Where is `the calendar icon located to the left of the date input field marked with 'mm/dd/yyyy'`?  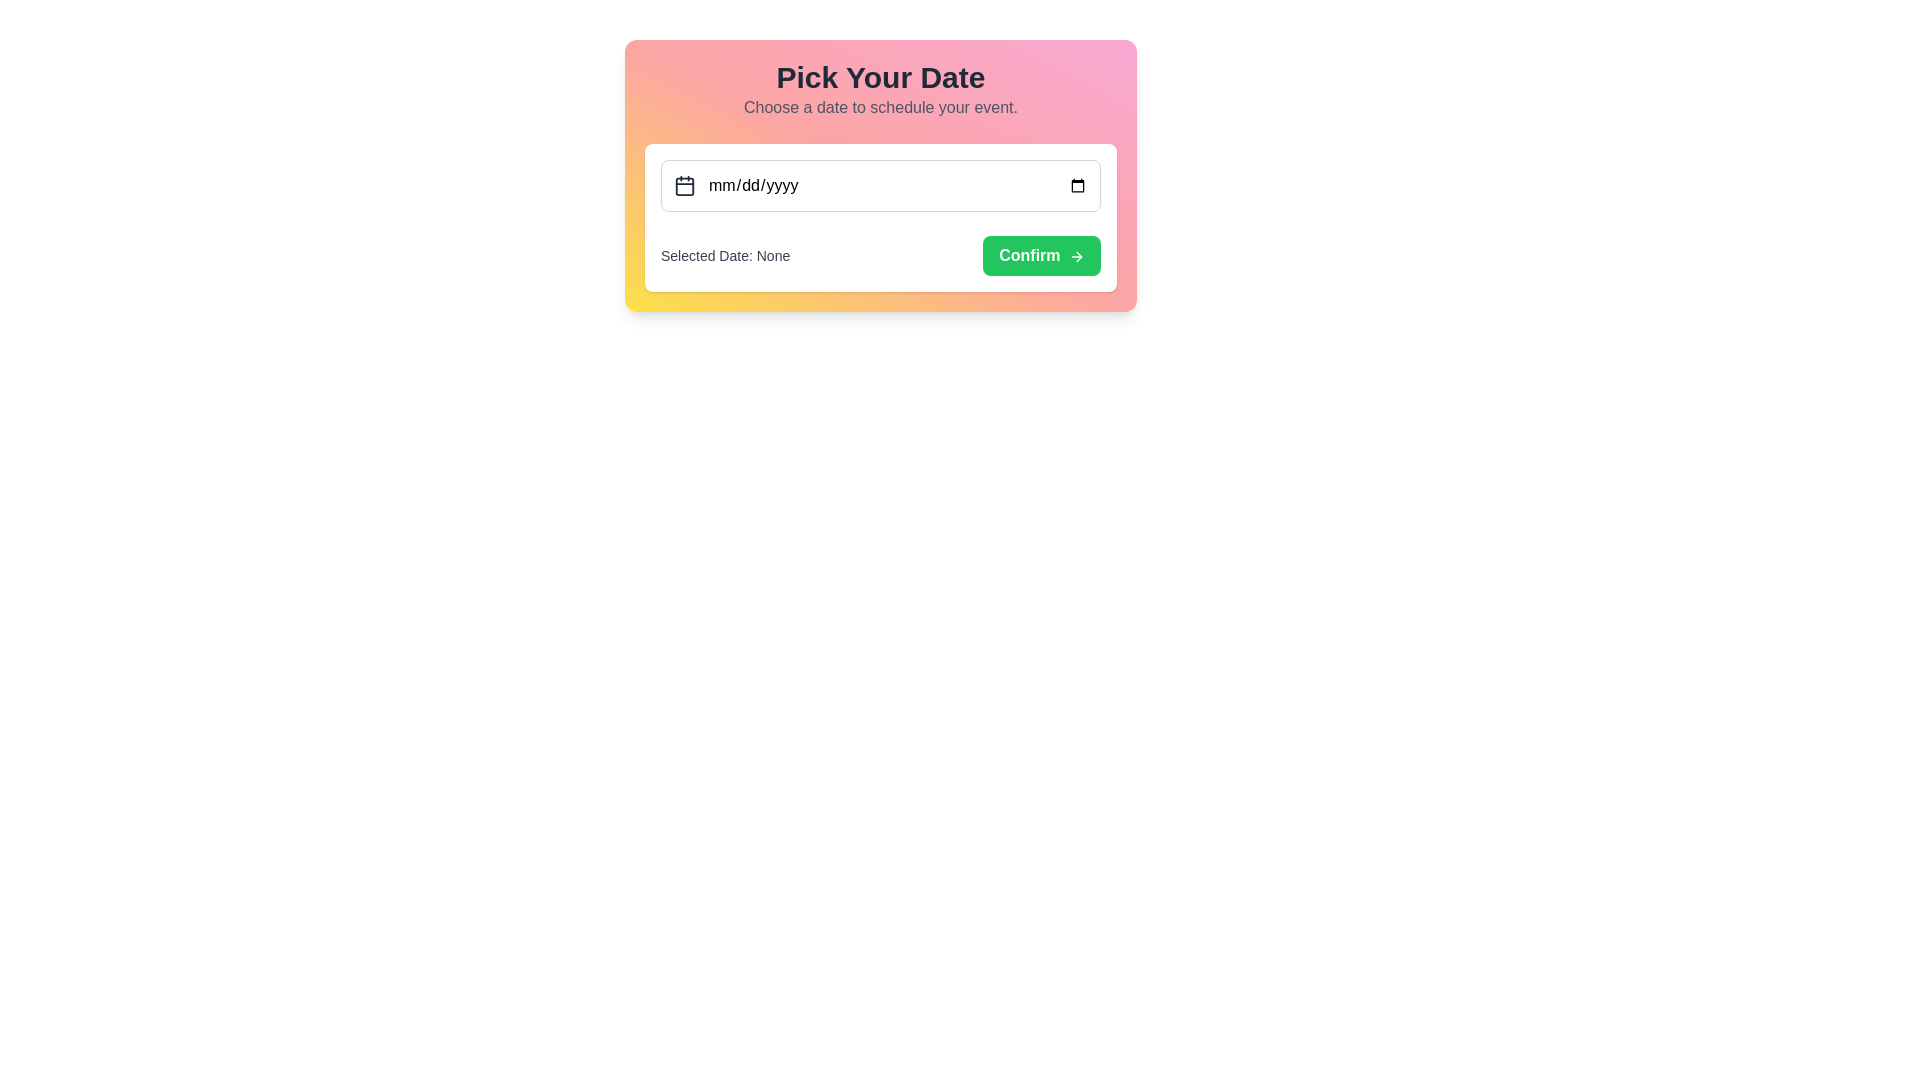
the calendar icon located to the left of the date input field marked with 'mm/dd/yyyy' is located at coordinates (685, 185).